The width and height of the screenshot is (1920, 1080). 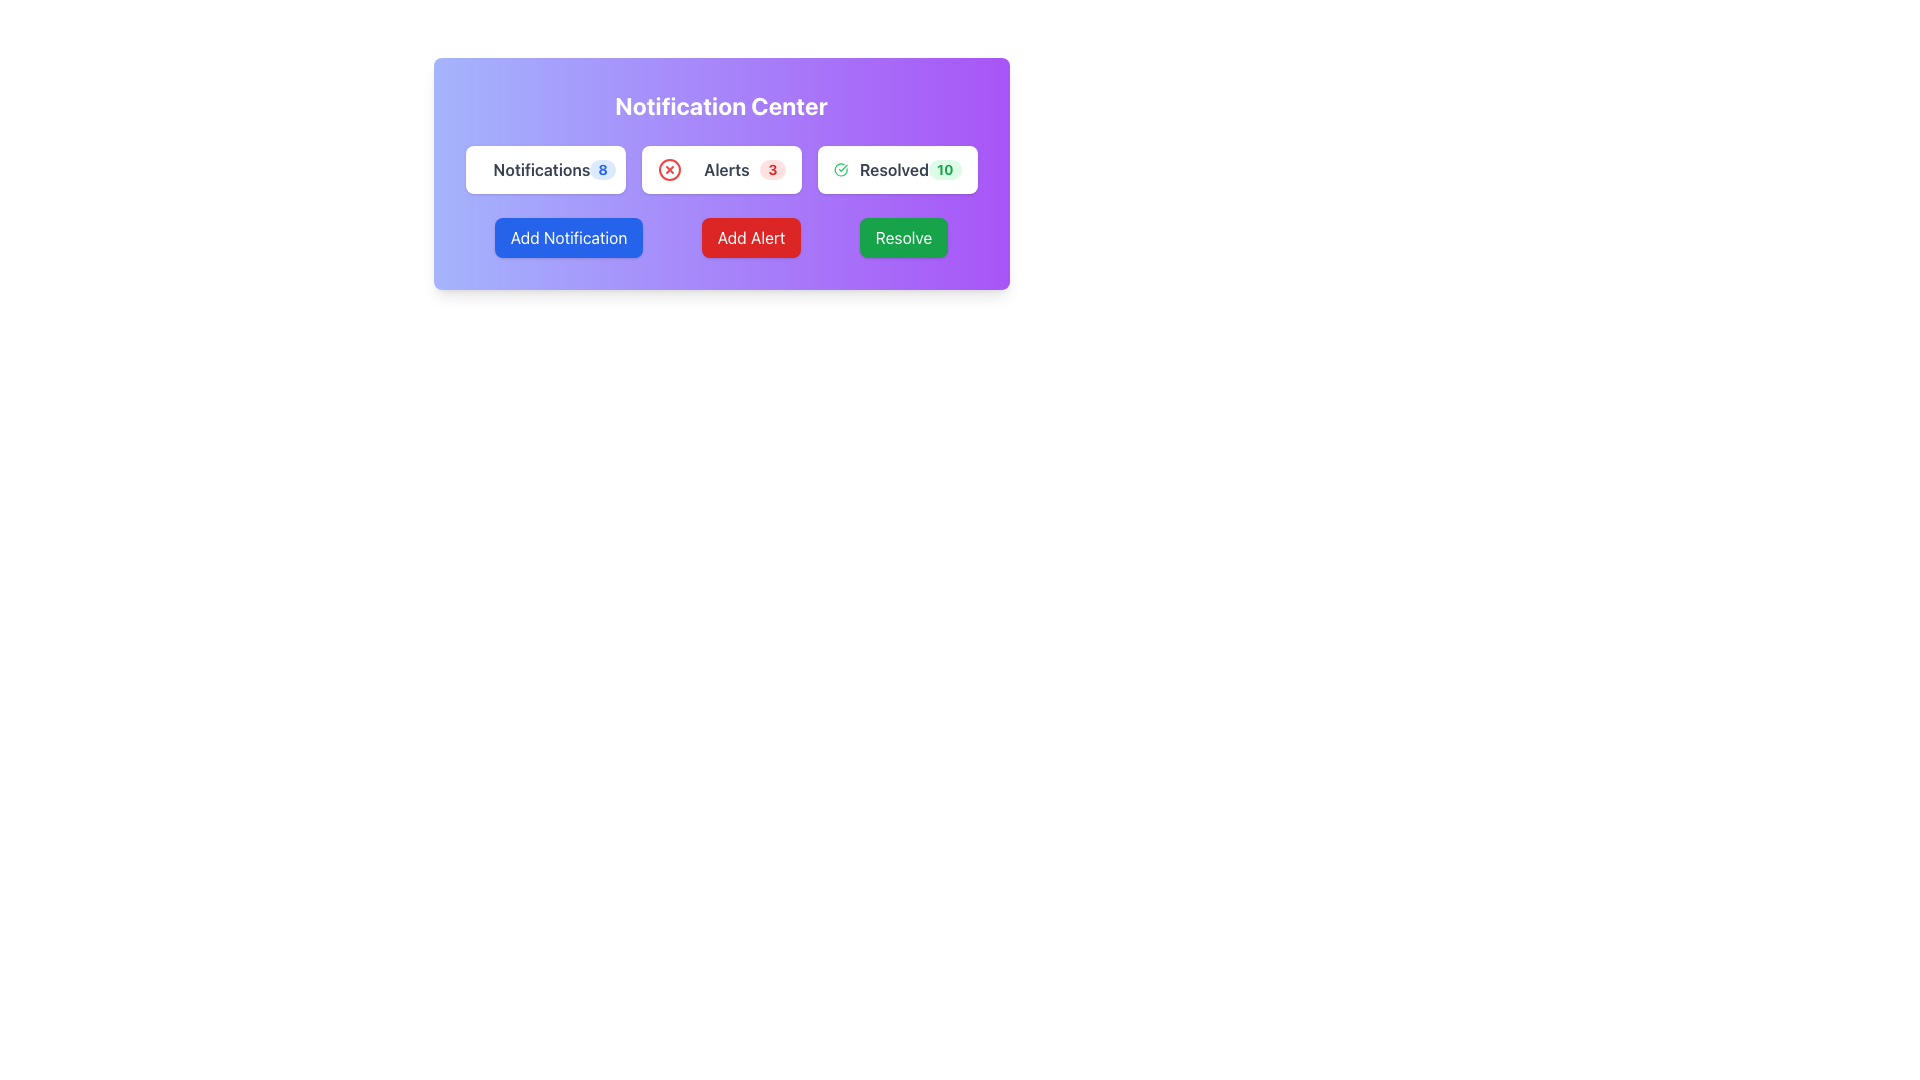 I want to click on the blue rectangular button labeled 'Add Notification', so click(x=568, y=237).